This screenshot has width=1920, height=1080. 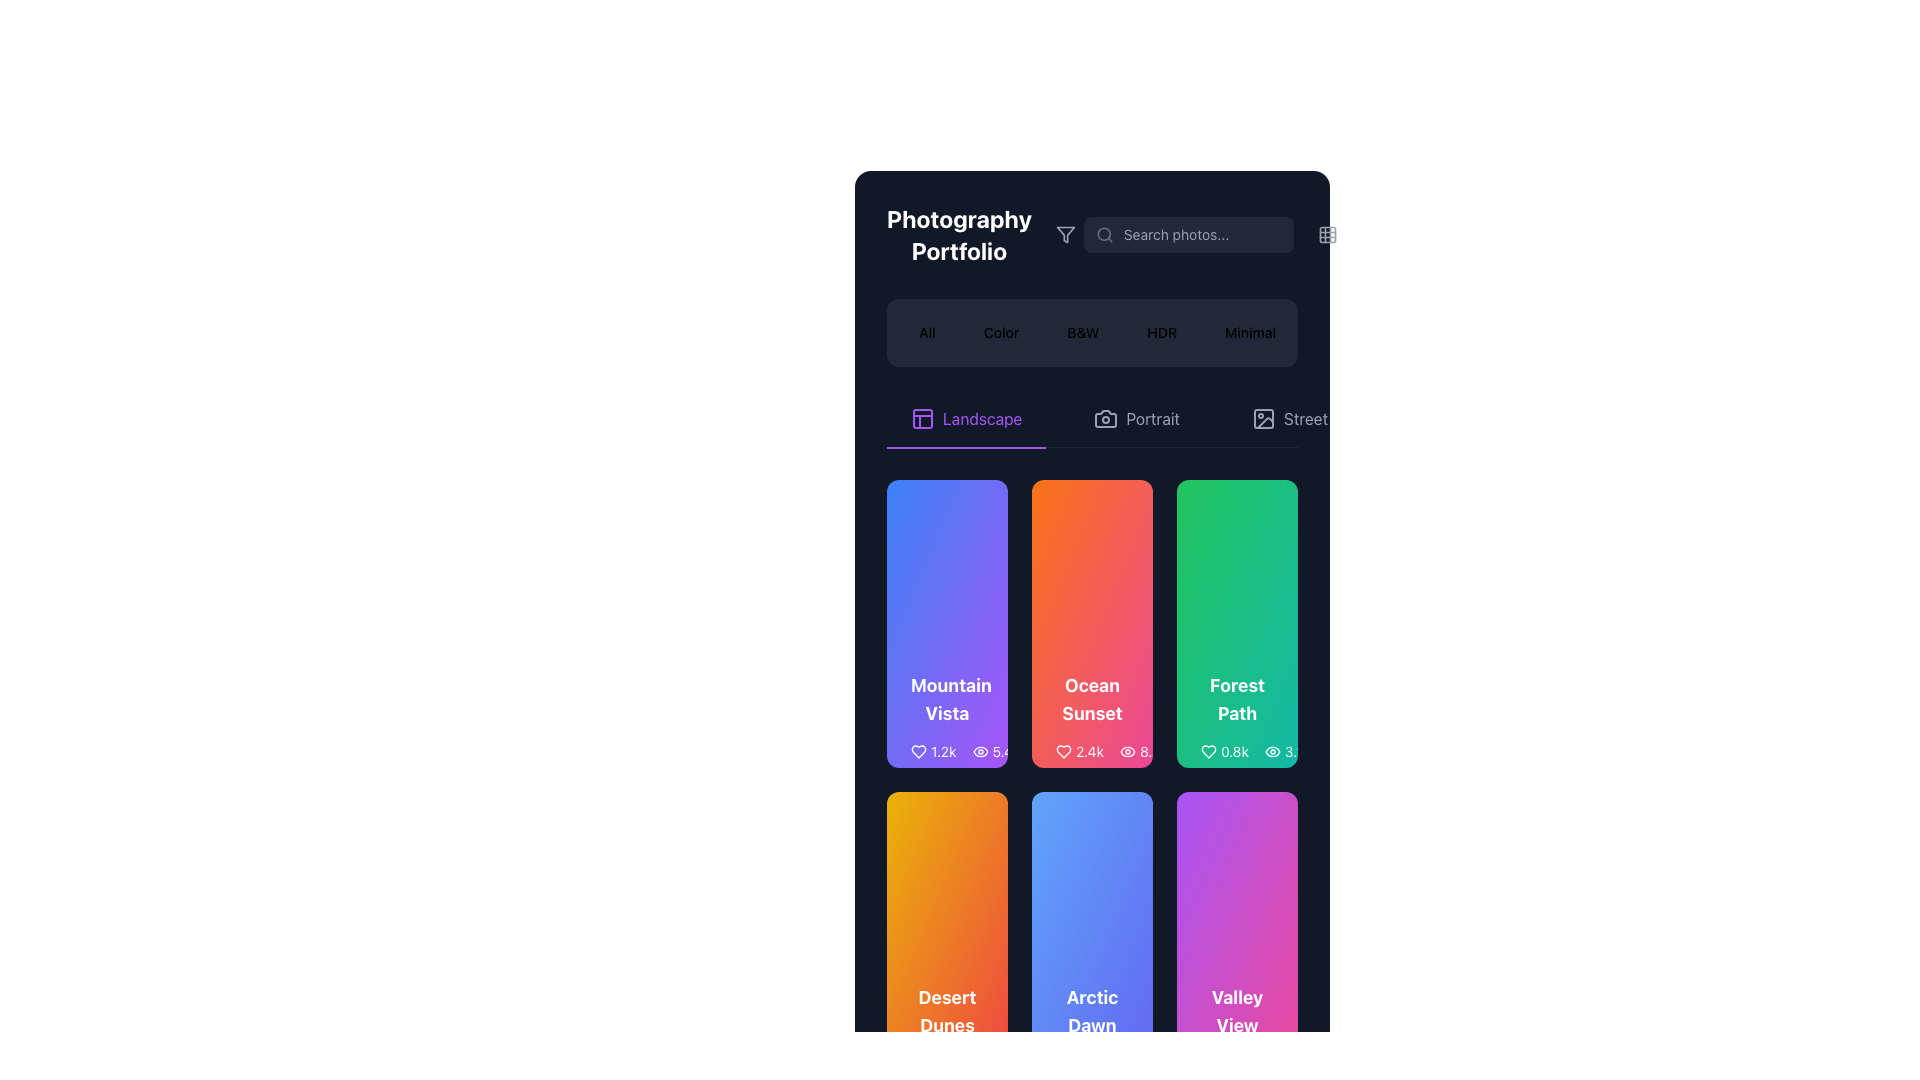 I want to click on the header label displaying 'Photography Portfolio' in bold white font, which is located at the top-left corner of the interface, next to a filter icon, so click(x=985, y=234).